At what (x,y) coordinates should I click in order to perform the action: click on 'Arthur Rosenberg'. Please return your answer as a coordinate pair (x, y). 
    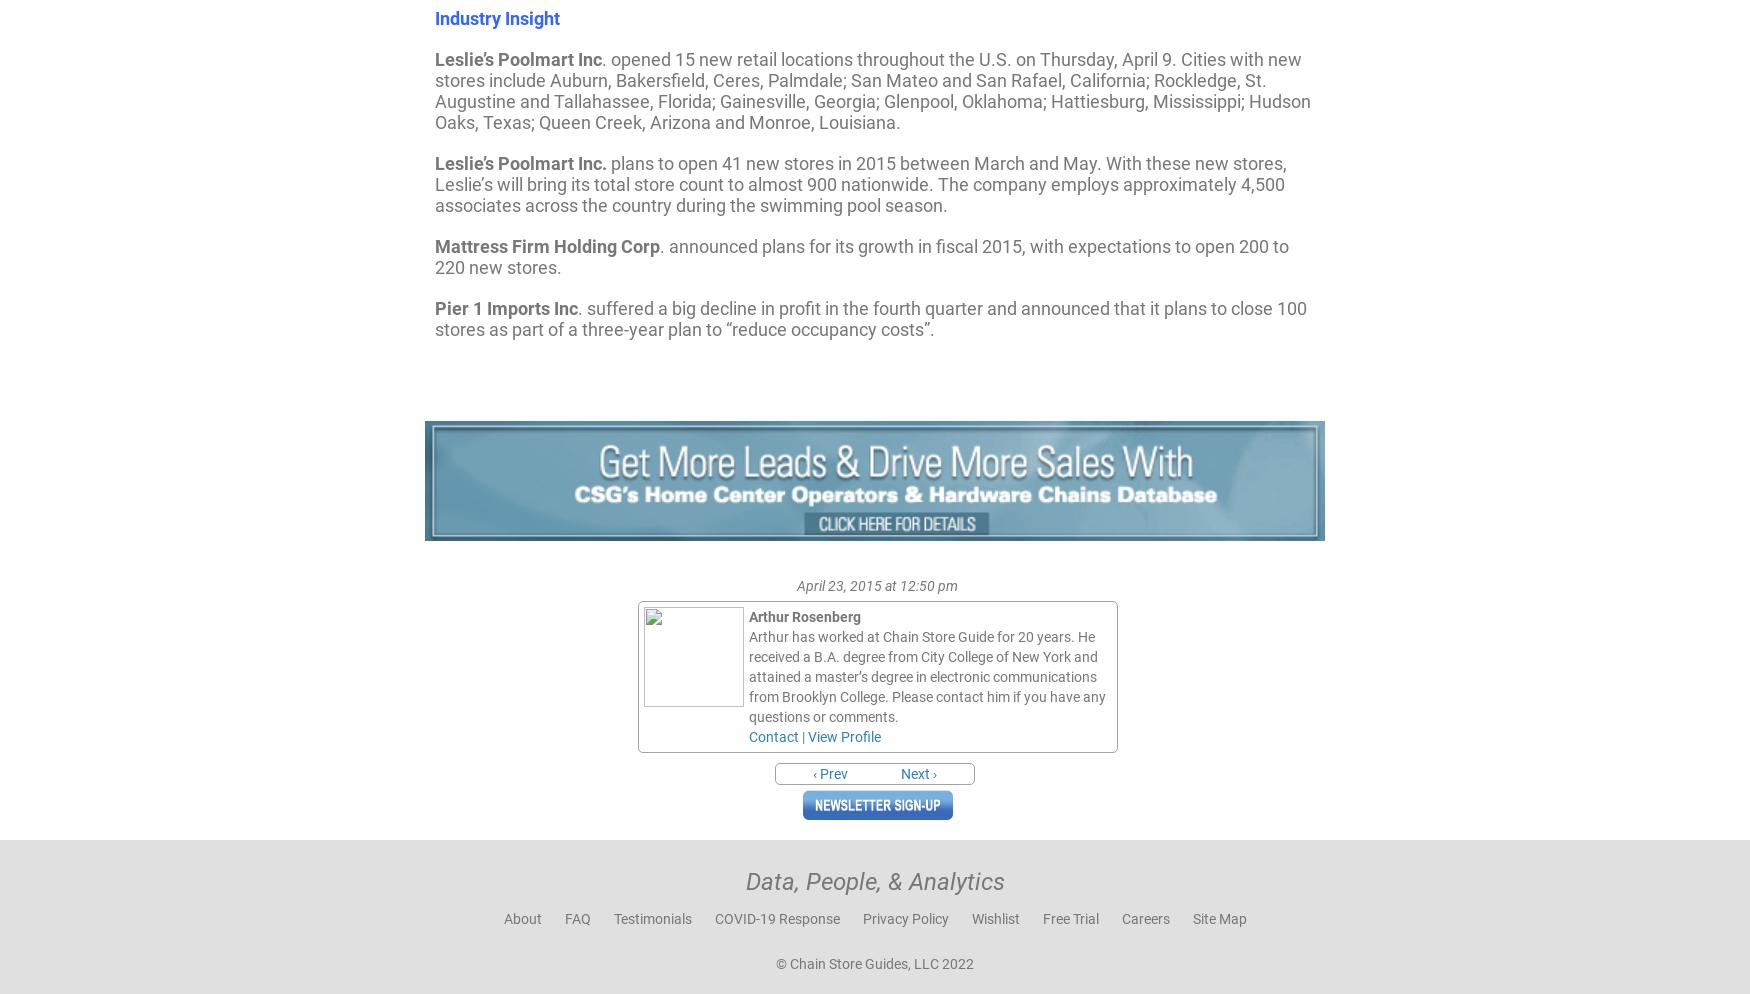
    Looking at the image, I should click on (802, 614).